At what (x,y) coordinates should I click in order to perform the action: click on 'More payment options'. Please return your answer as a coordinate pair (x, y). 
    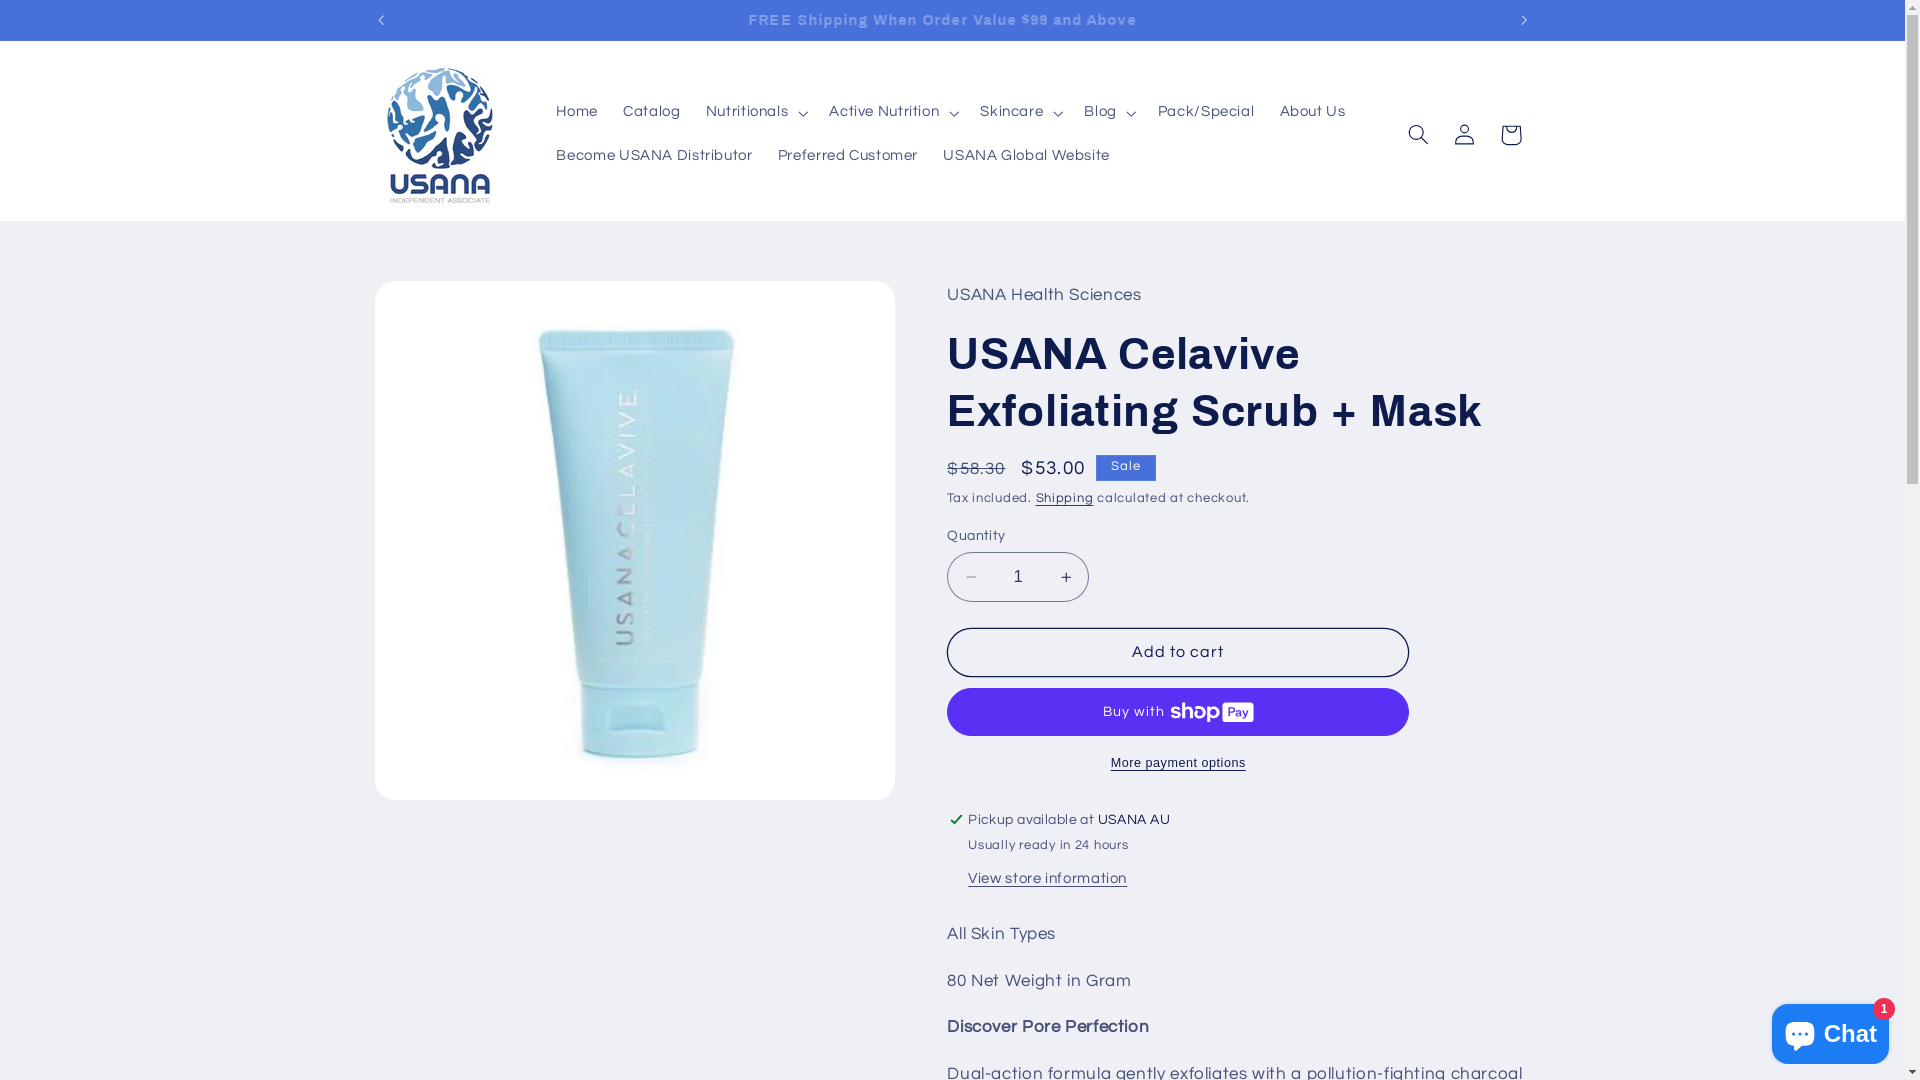
    Looking at the image, I should click on (1177, 763).